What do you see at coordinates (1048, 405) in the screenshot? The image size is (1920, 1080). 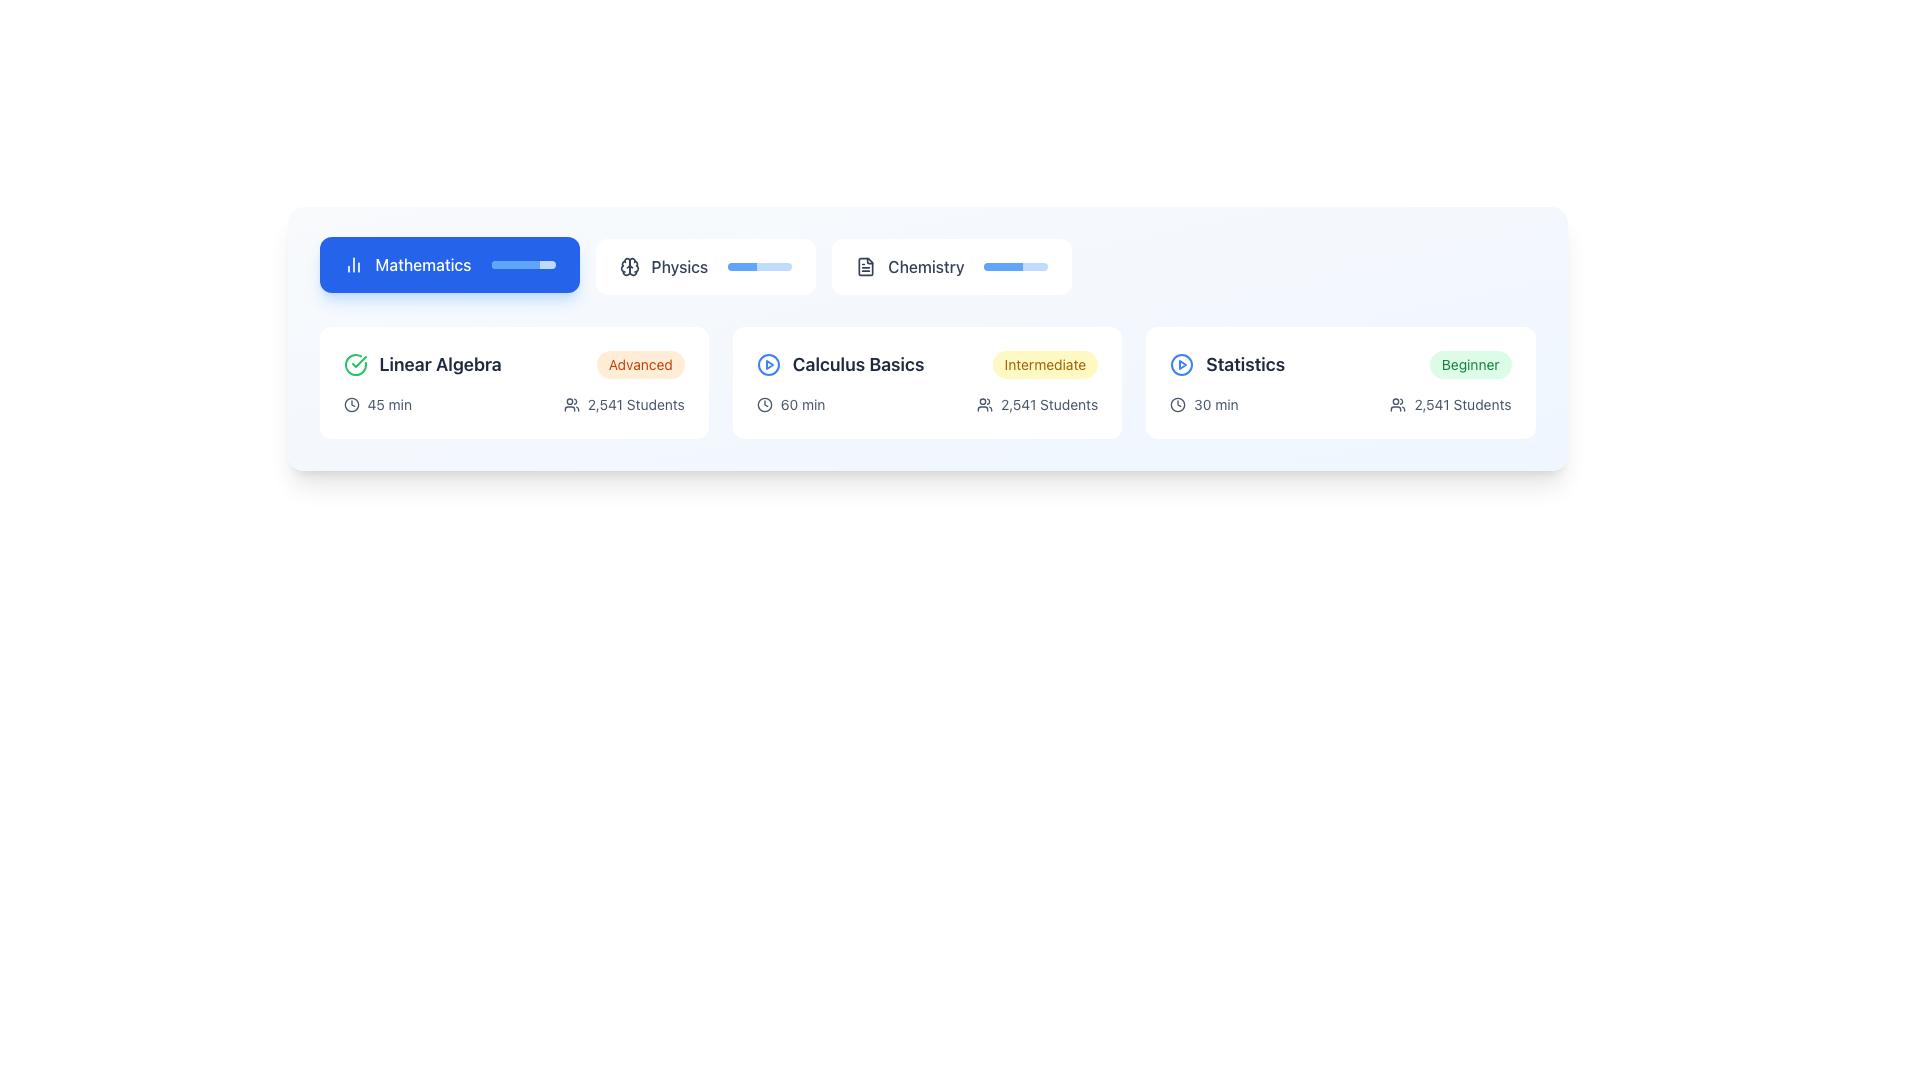 I see `the static text displaying '2,541 Students' in a light-to-dark gray font, located next to the student icon within the 'Calculus Basics' card` at bounding box center [1048, 405].